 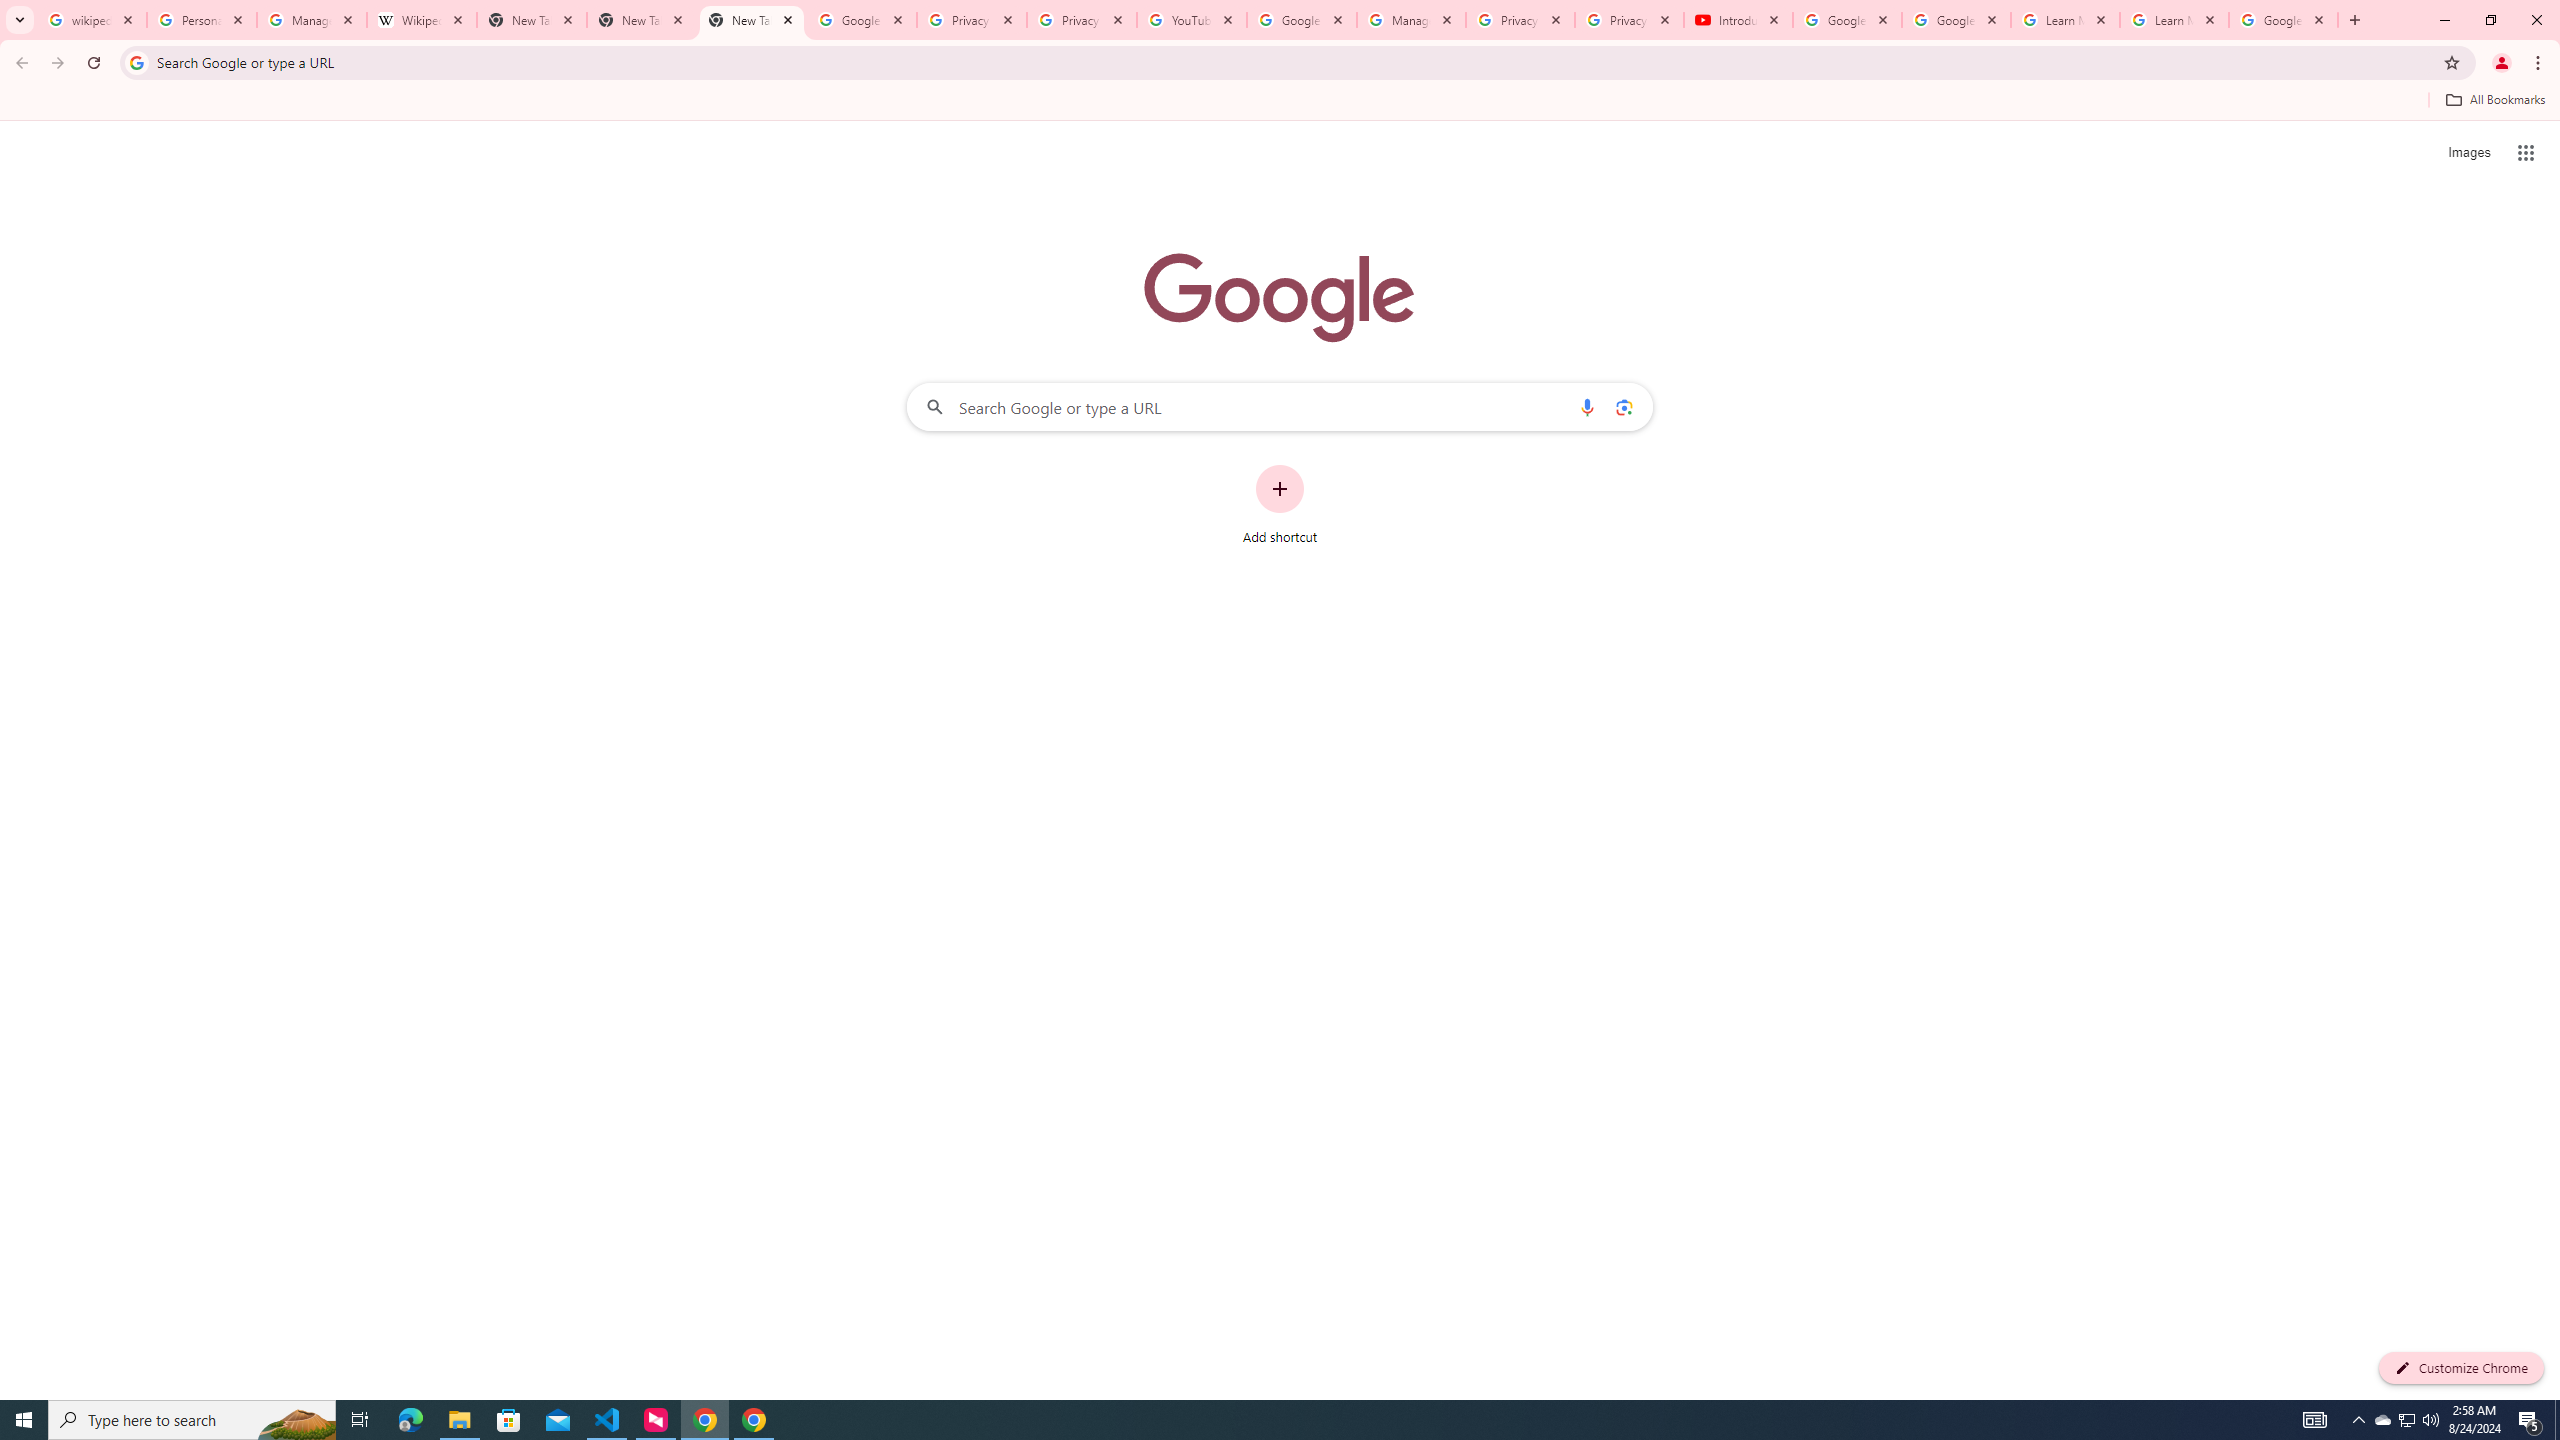 What do you see at coordinates (1622, 405) in the screenshot?
I see `'Search by image'` at bounding box center [1622, 405].